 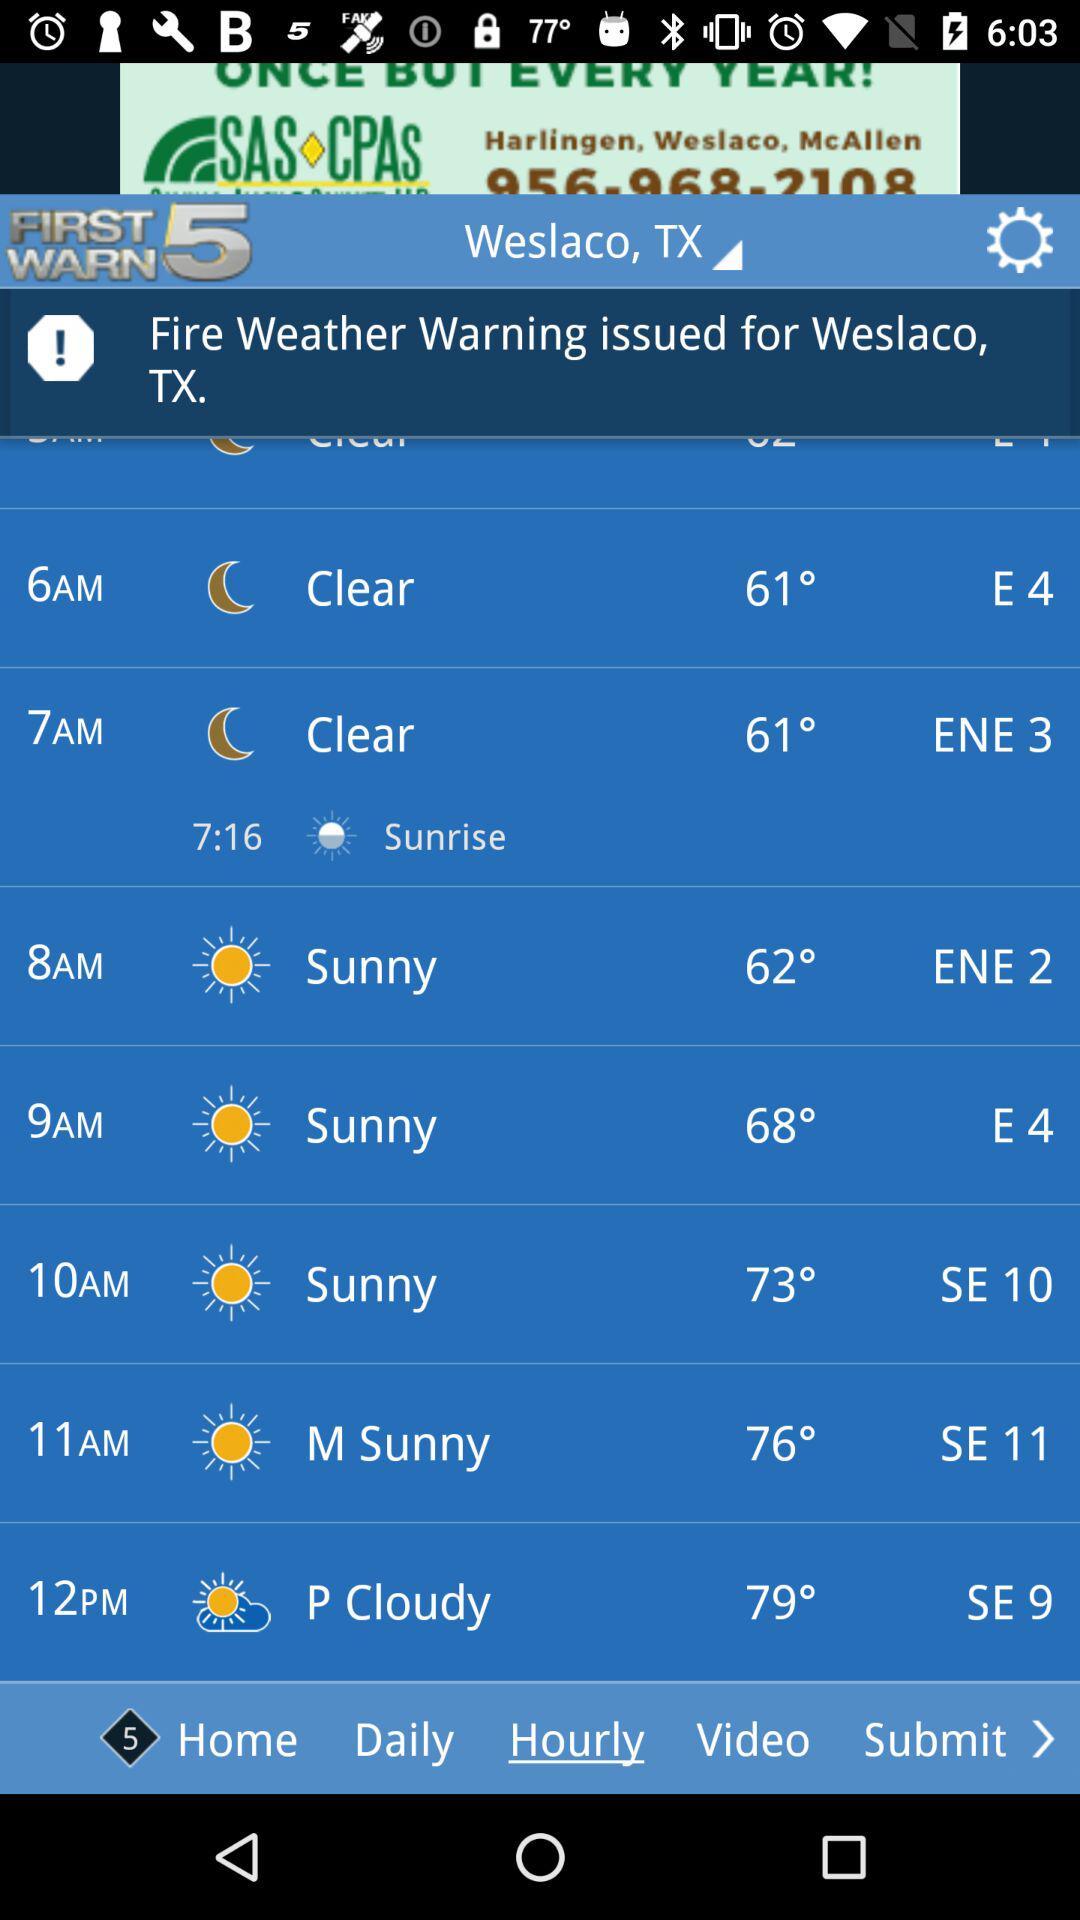 I want to click on the arrow_forward icon, so click(x=1042, y=1737).